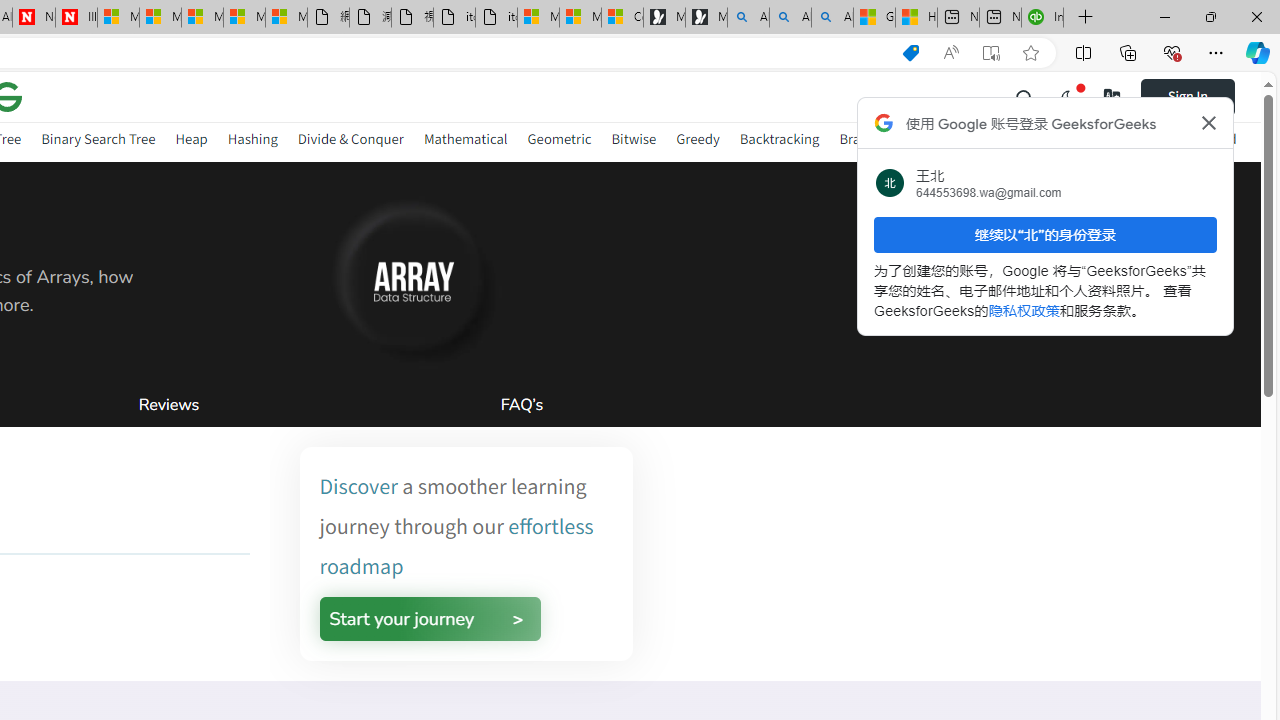 The width and height of the screenshot is (1280, 720). I want to click on 'Divide & Conquer', so click(350, 141).